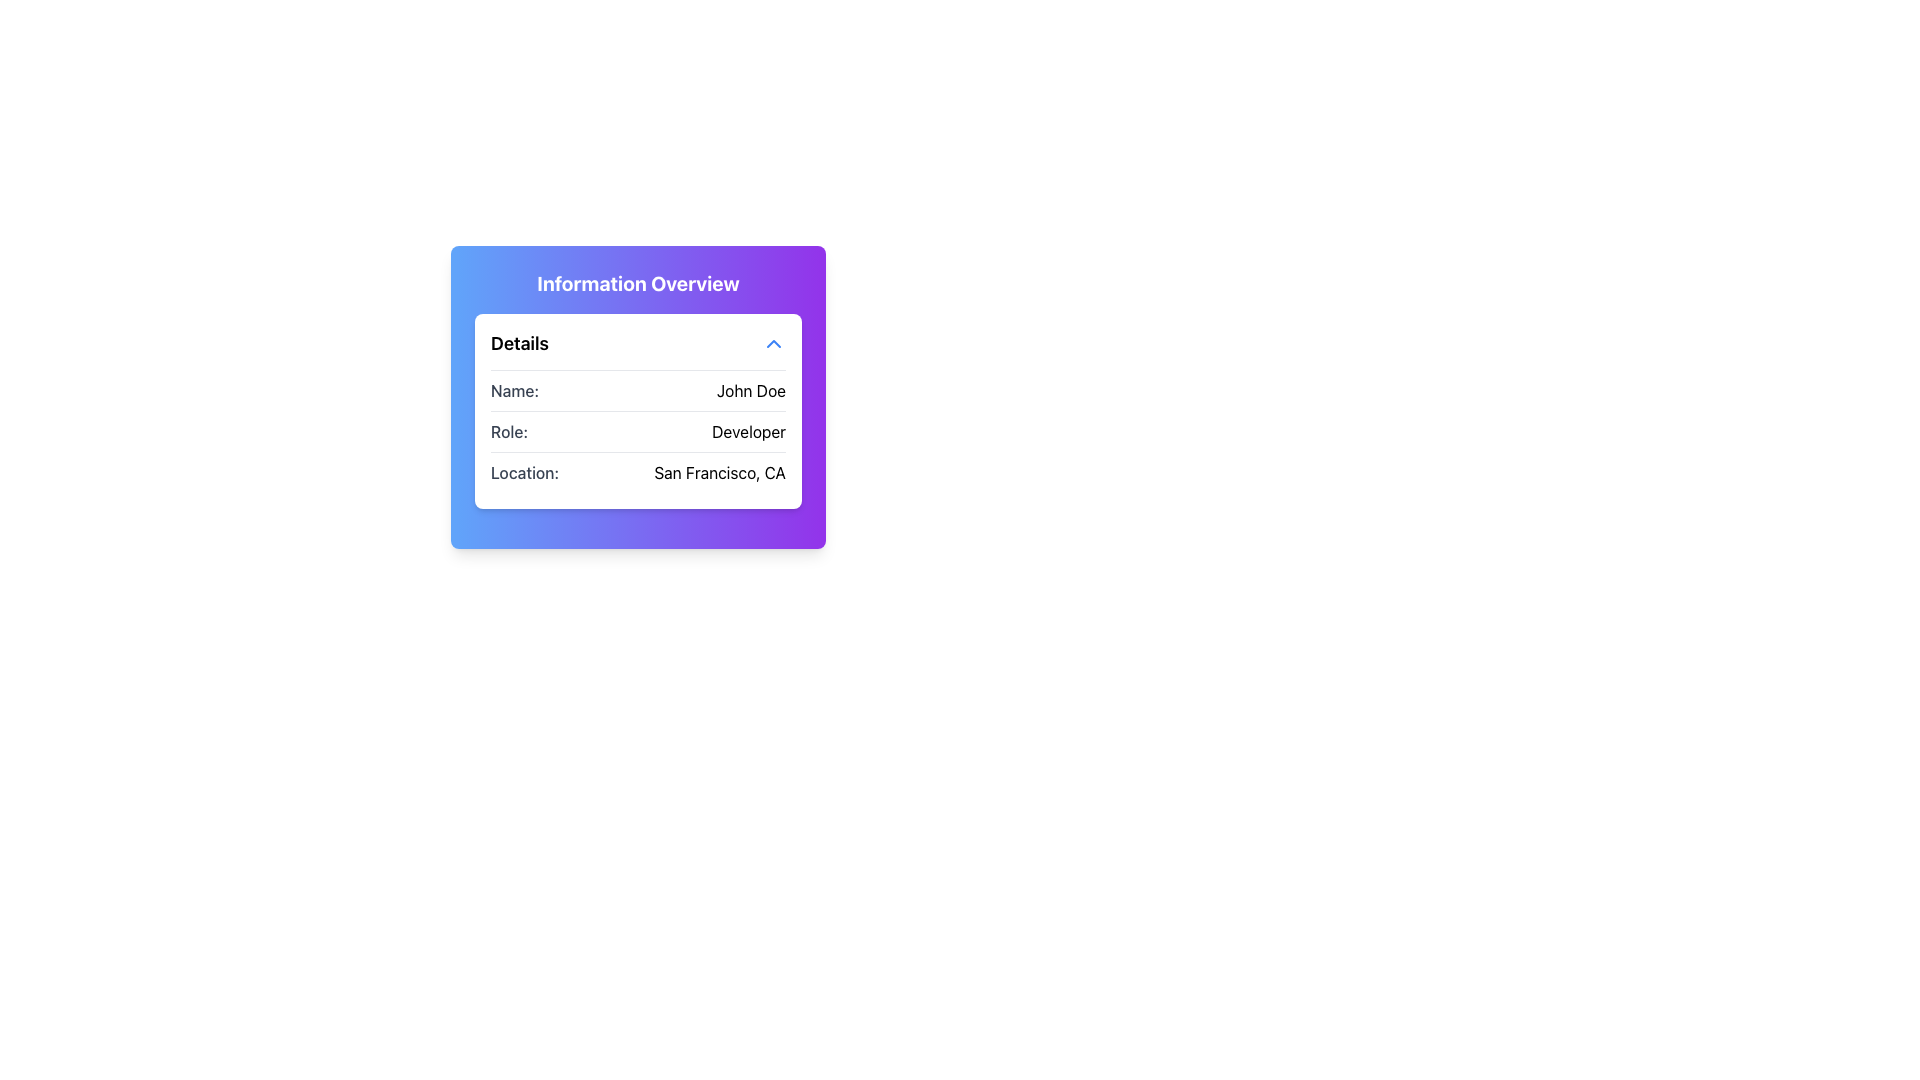  Describe the element at coordinates (748, 431) in the screenshot. I see `text displayed in the bold 'Developer' label located on the right side of the 'Role:' label within the 'Details' section of the centered card` at that location.